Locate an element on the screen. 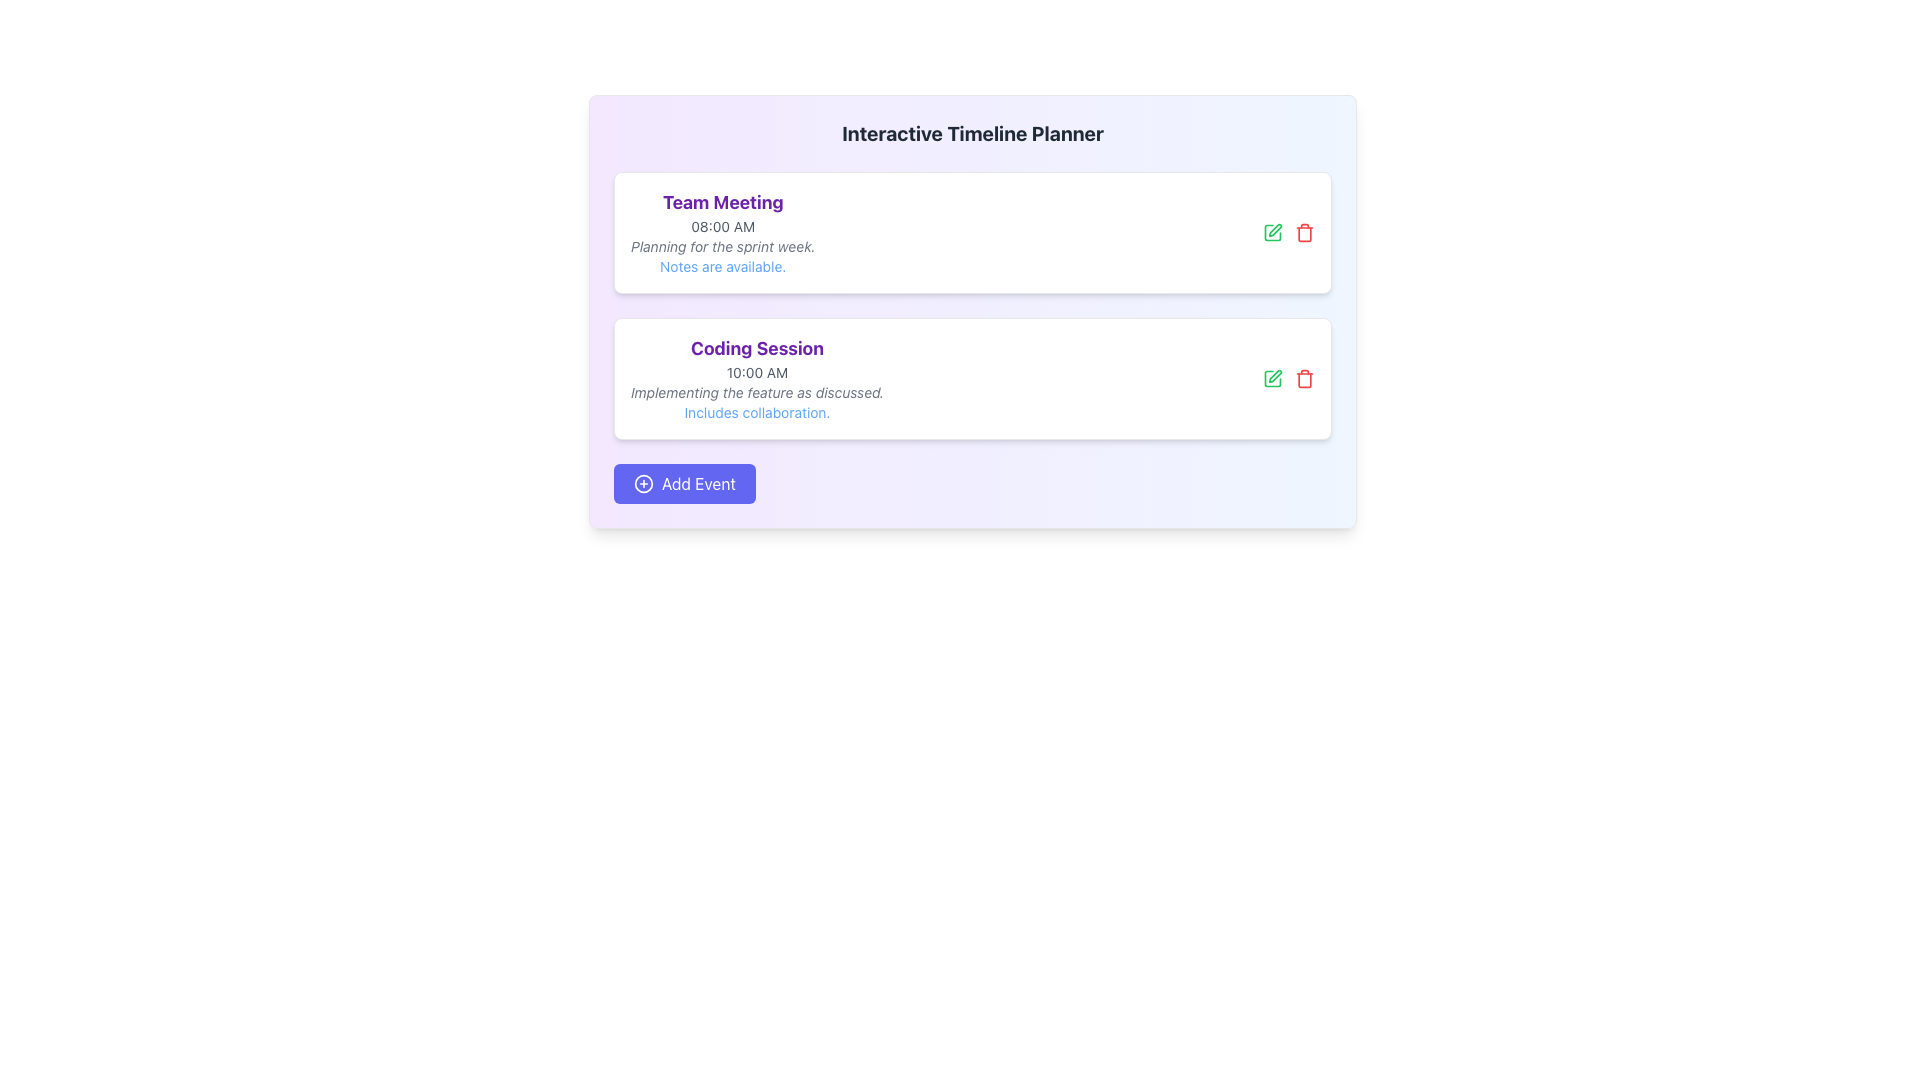  the time label displaying '10:00 AM' located directly below the 'Coding Session' header in the card is located at coordinates (756, 373).